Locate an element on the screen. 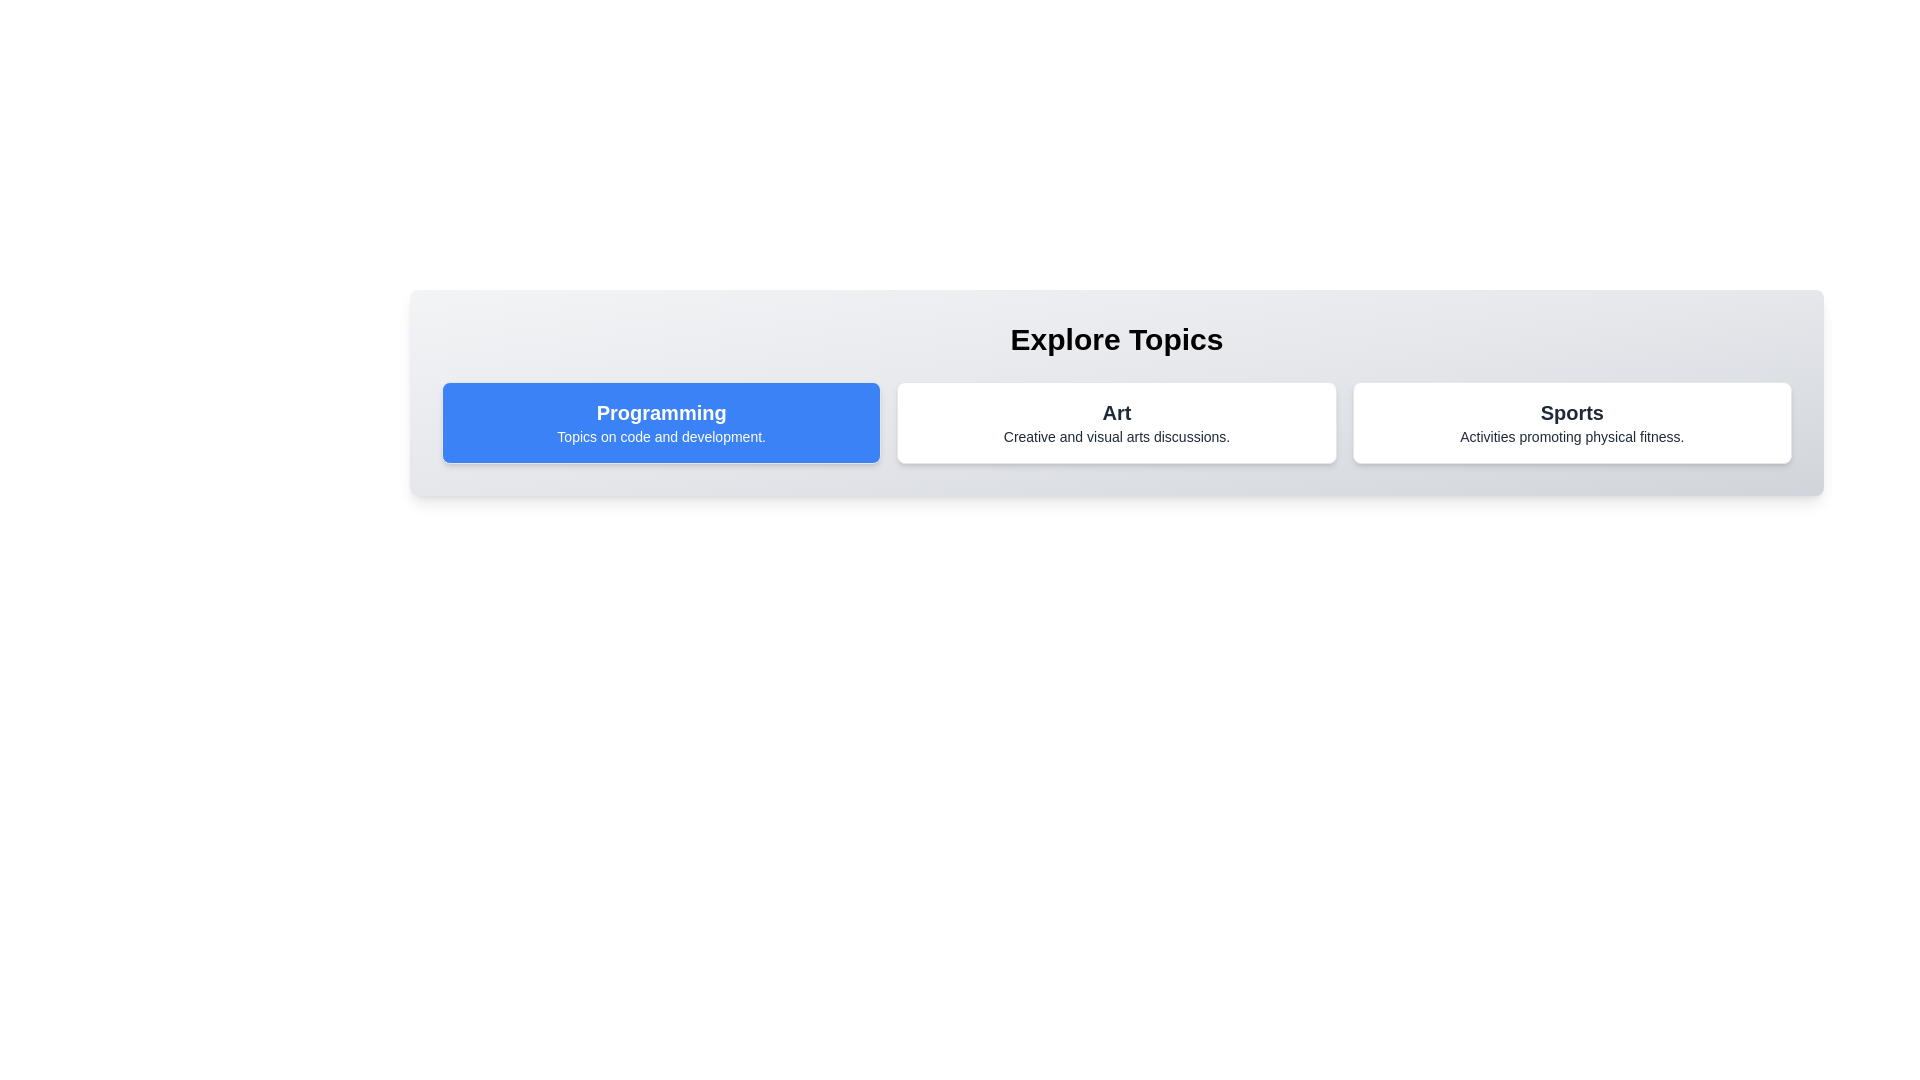 The image size is (1920, 1080). the topic card labeled 'Programming' to see the hover effect is located at coordinates (661, 422).